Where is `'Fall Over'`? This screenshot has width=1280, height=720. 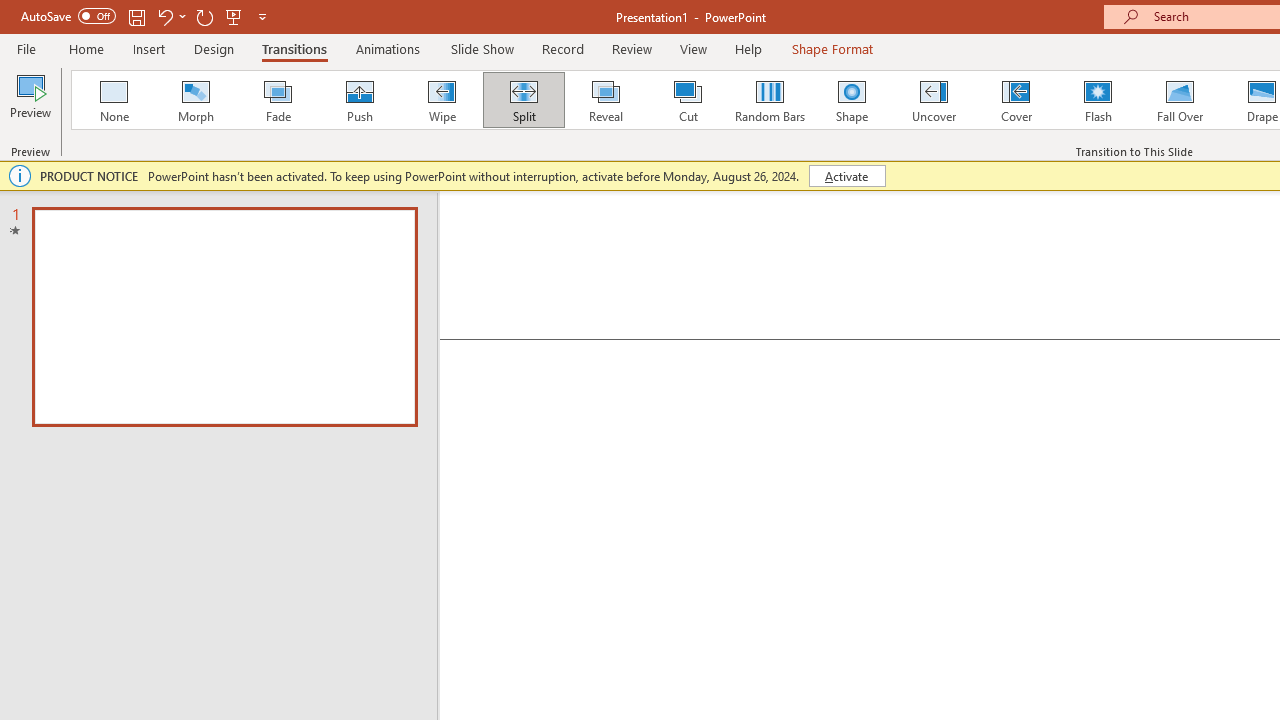
'Fall Over' is located at coordinates (1180, 100).